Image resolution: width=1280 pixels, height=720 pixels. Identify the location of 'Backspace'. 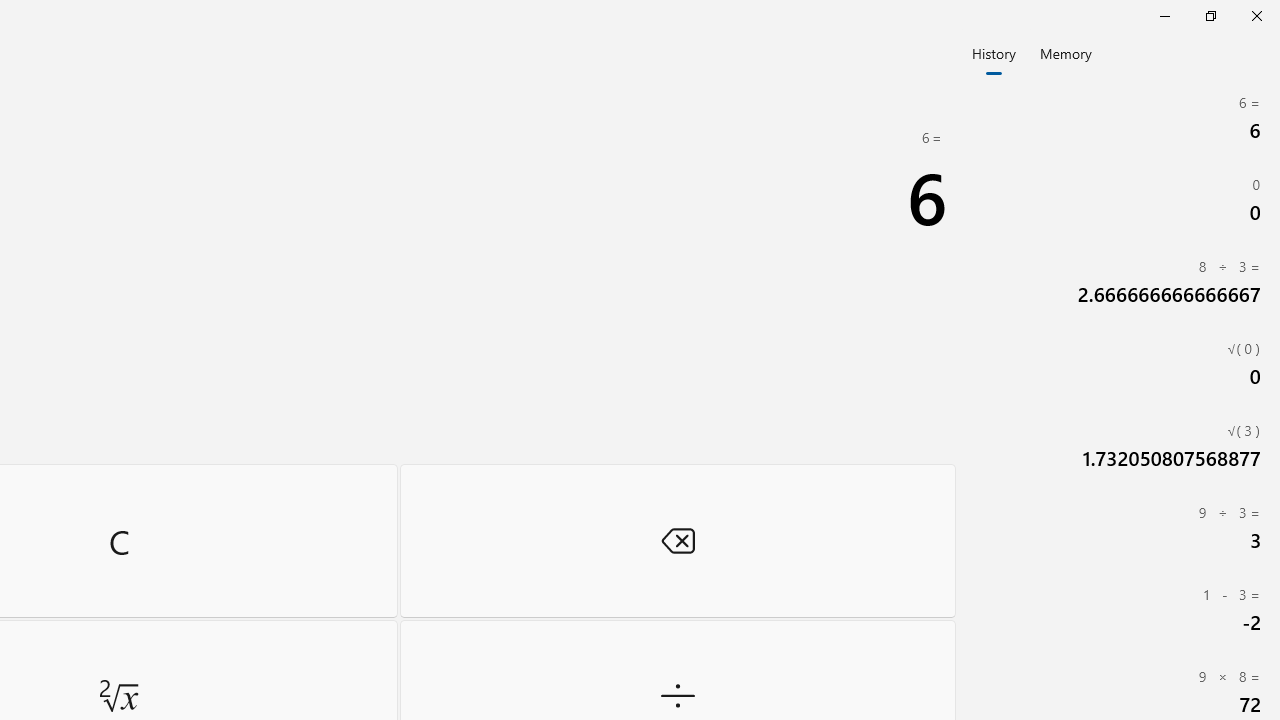
(677, 540).